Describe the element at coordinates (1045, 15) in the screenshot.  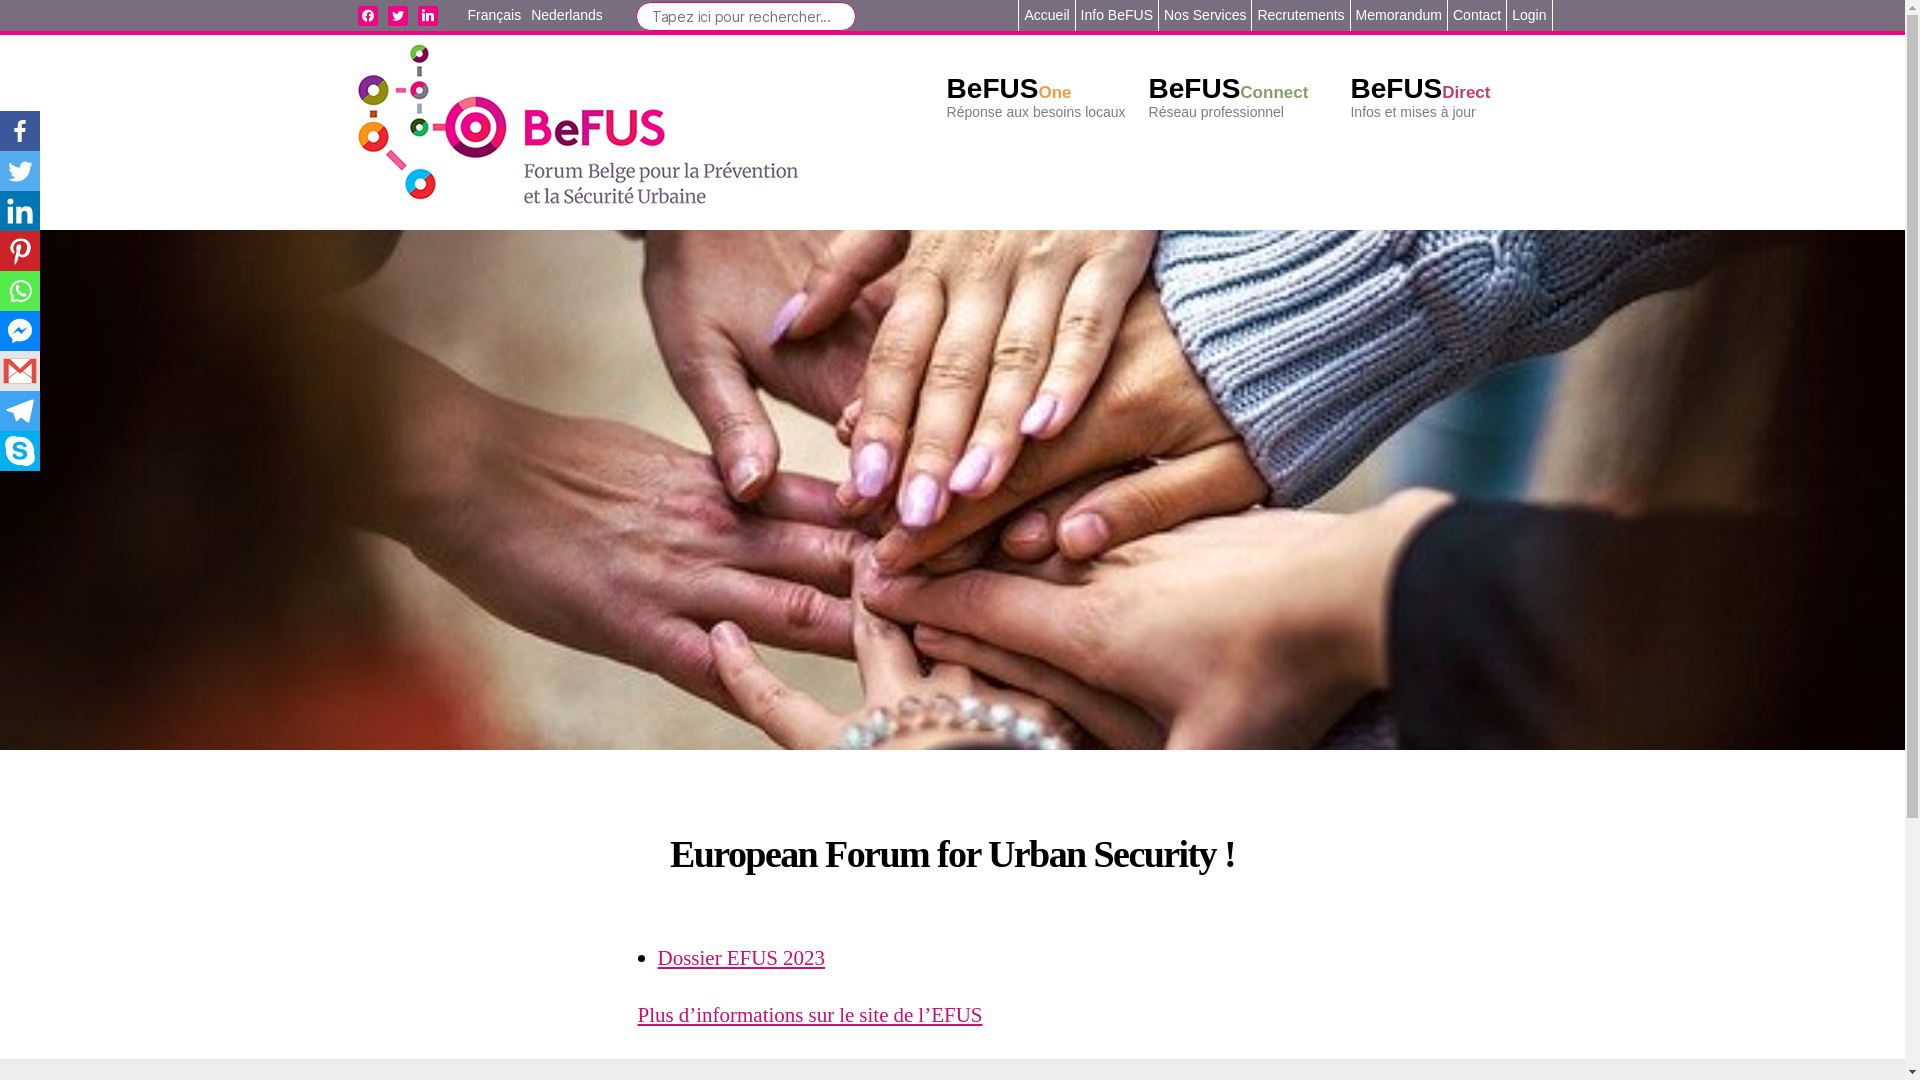
I see `'Accueil'` at that location.